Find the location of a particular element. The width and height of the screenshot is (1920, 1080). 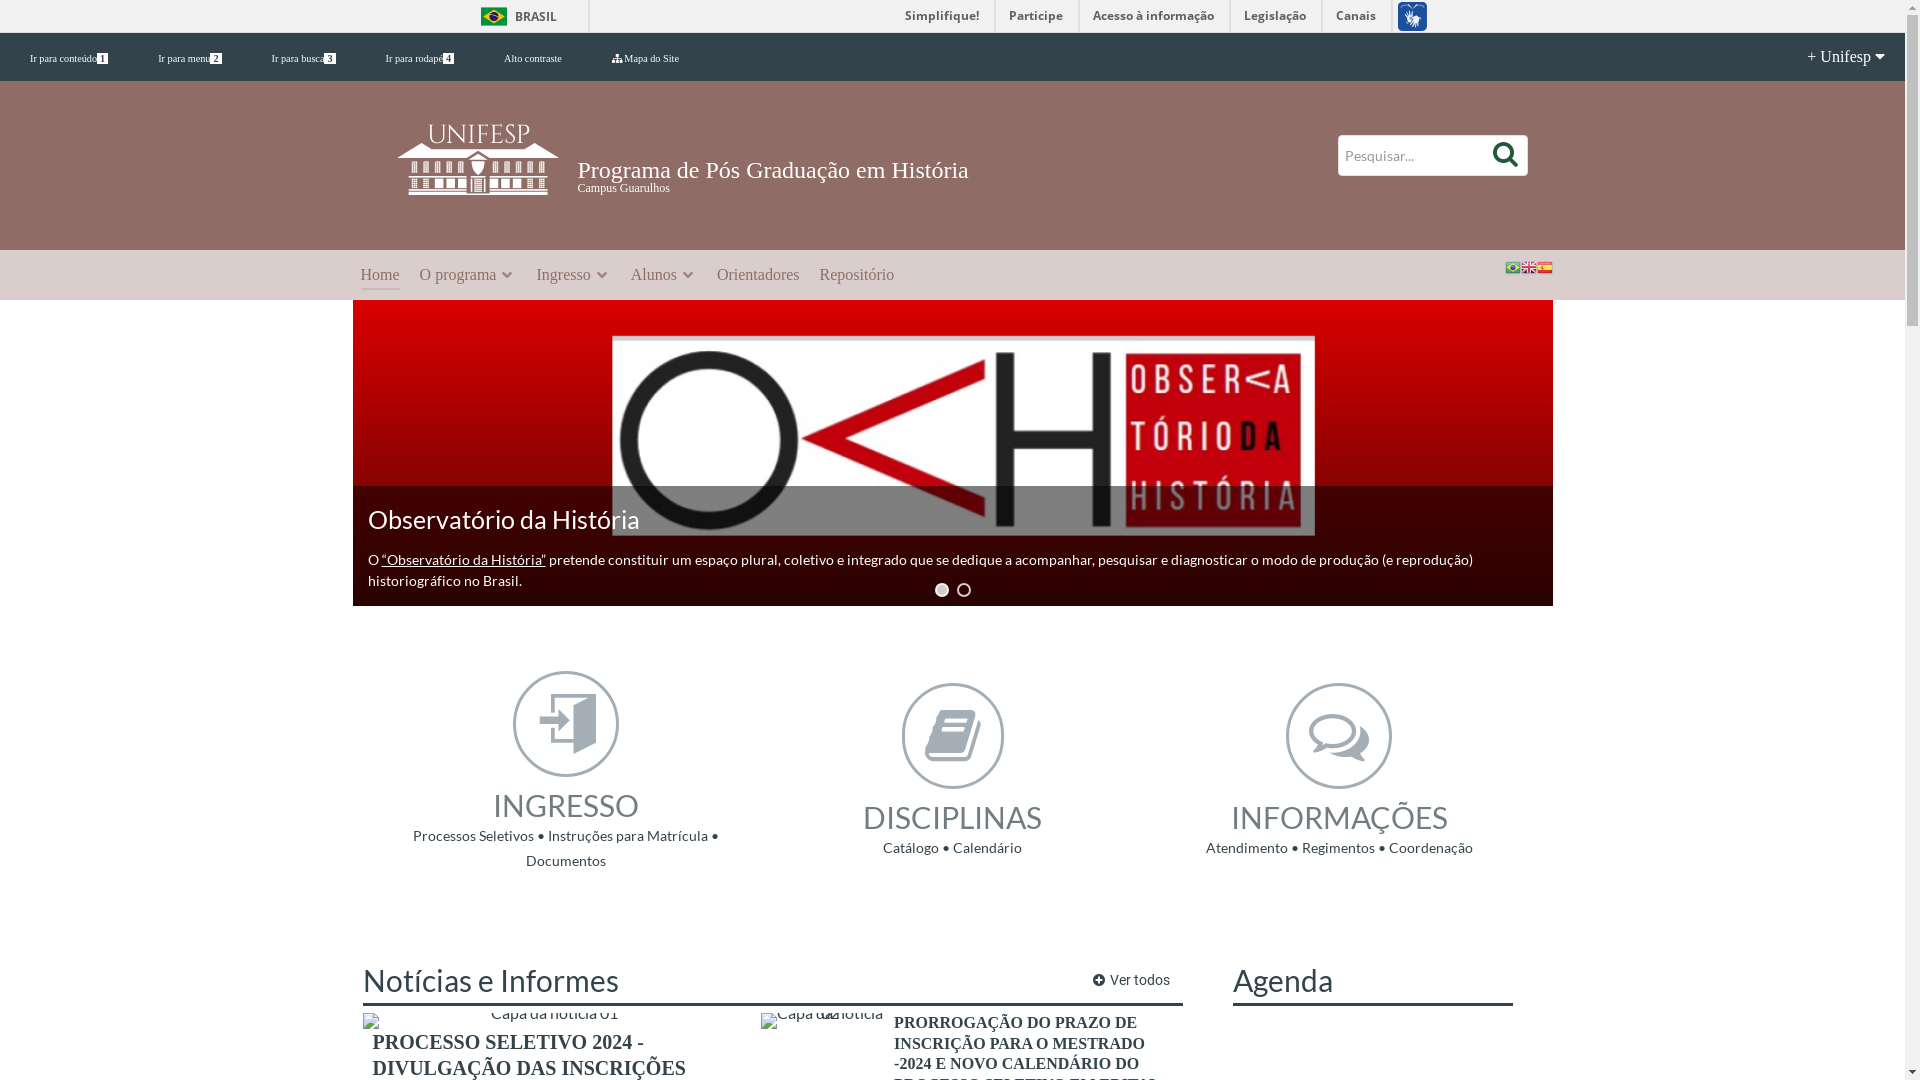

'Mapa do Site' is located at coordinates (645, 57).